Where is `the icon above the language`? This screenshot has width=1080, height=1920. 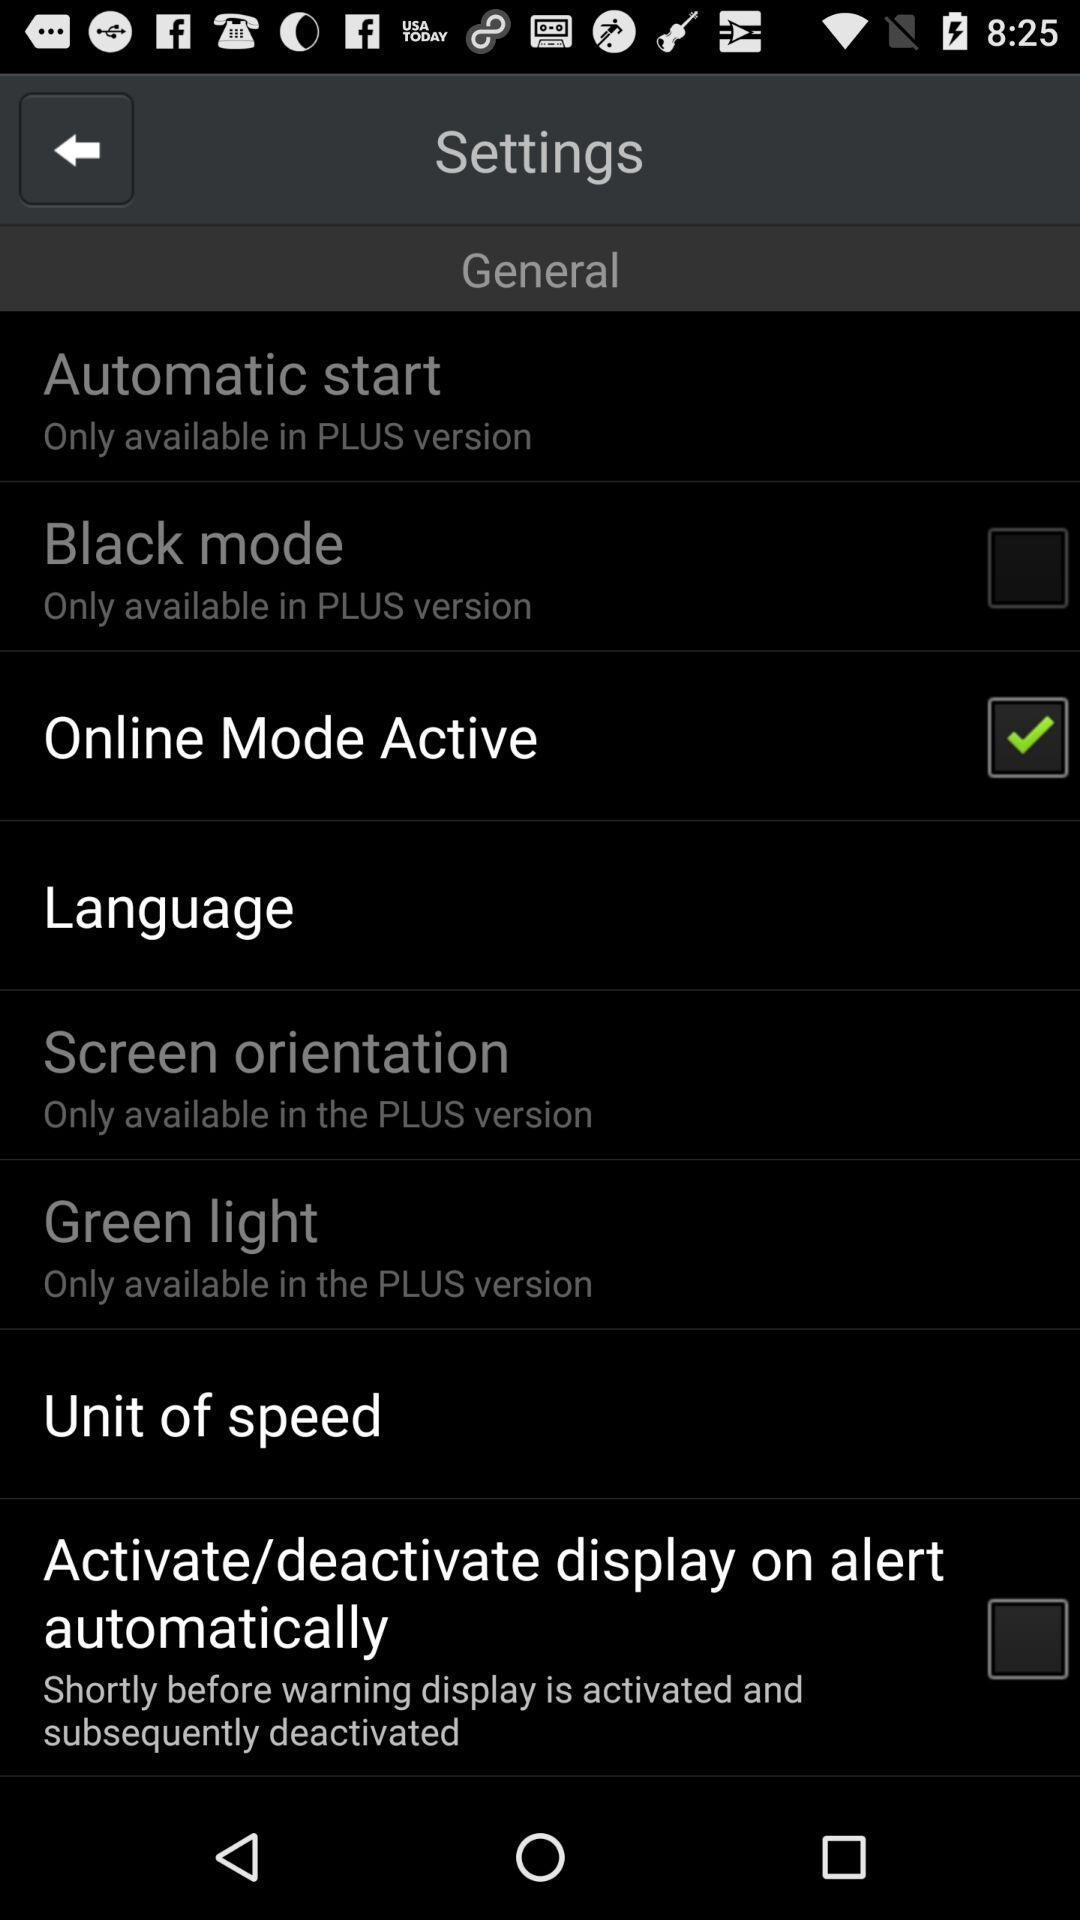
the icon above the language is located at coordinates (290, 734).